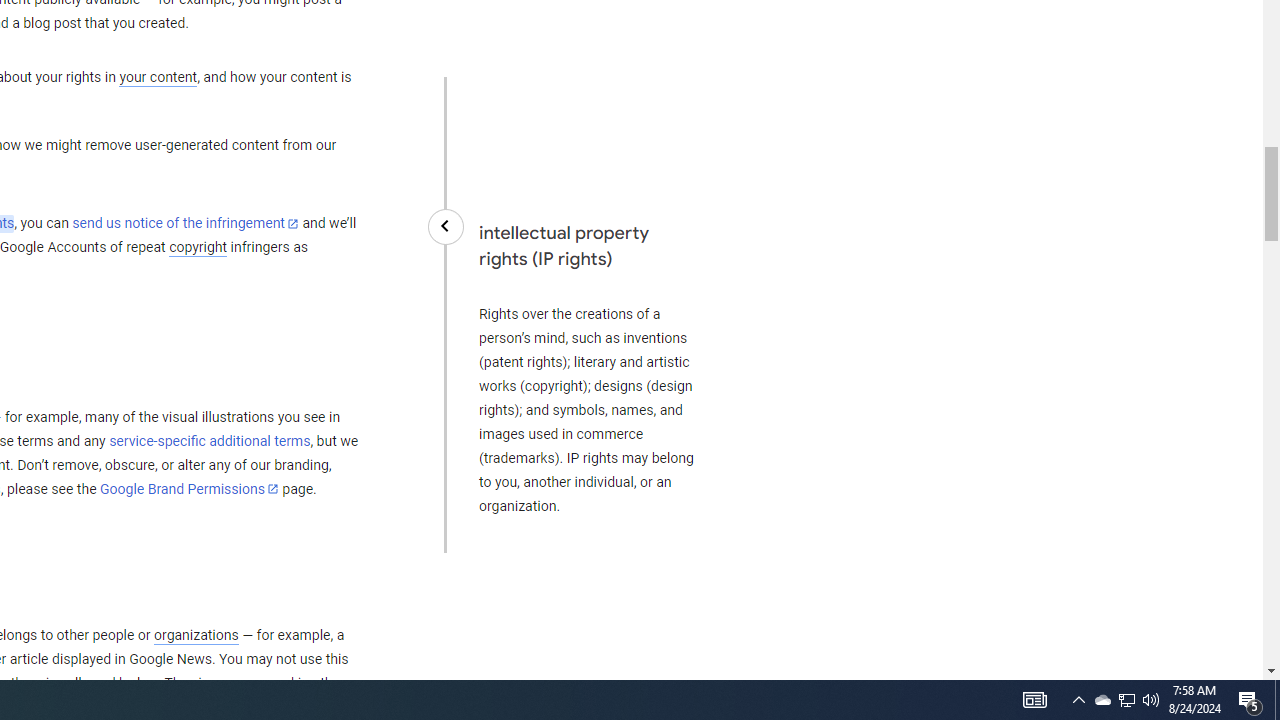 This screenshot has width=1280, height=720. Describe the element at coordinates (185, 224) in the screenshot. I see `'send us notice of the infringement'` at that location.